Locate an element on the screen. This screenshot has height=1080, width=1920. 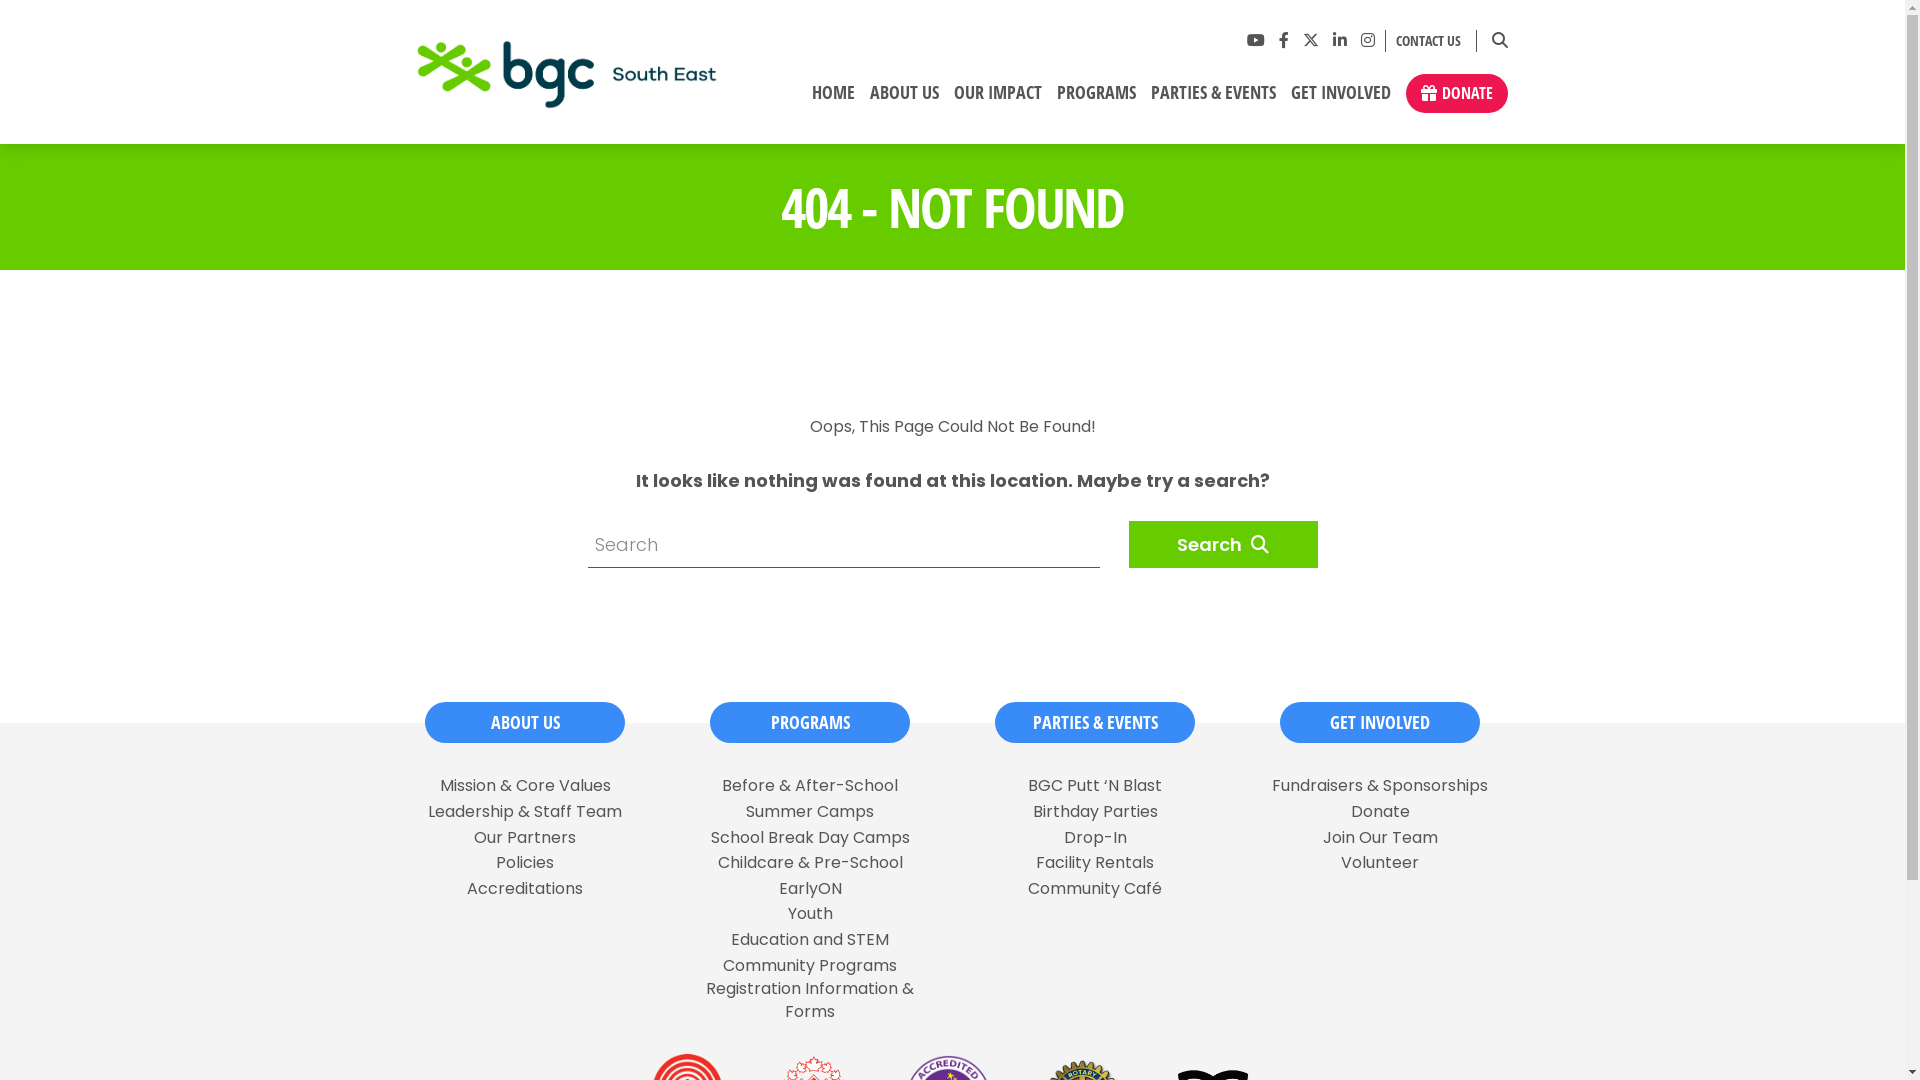
'Summer Camps' is located at coordinates (810, 812).